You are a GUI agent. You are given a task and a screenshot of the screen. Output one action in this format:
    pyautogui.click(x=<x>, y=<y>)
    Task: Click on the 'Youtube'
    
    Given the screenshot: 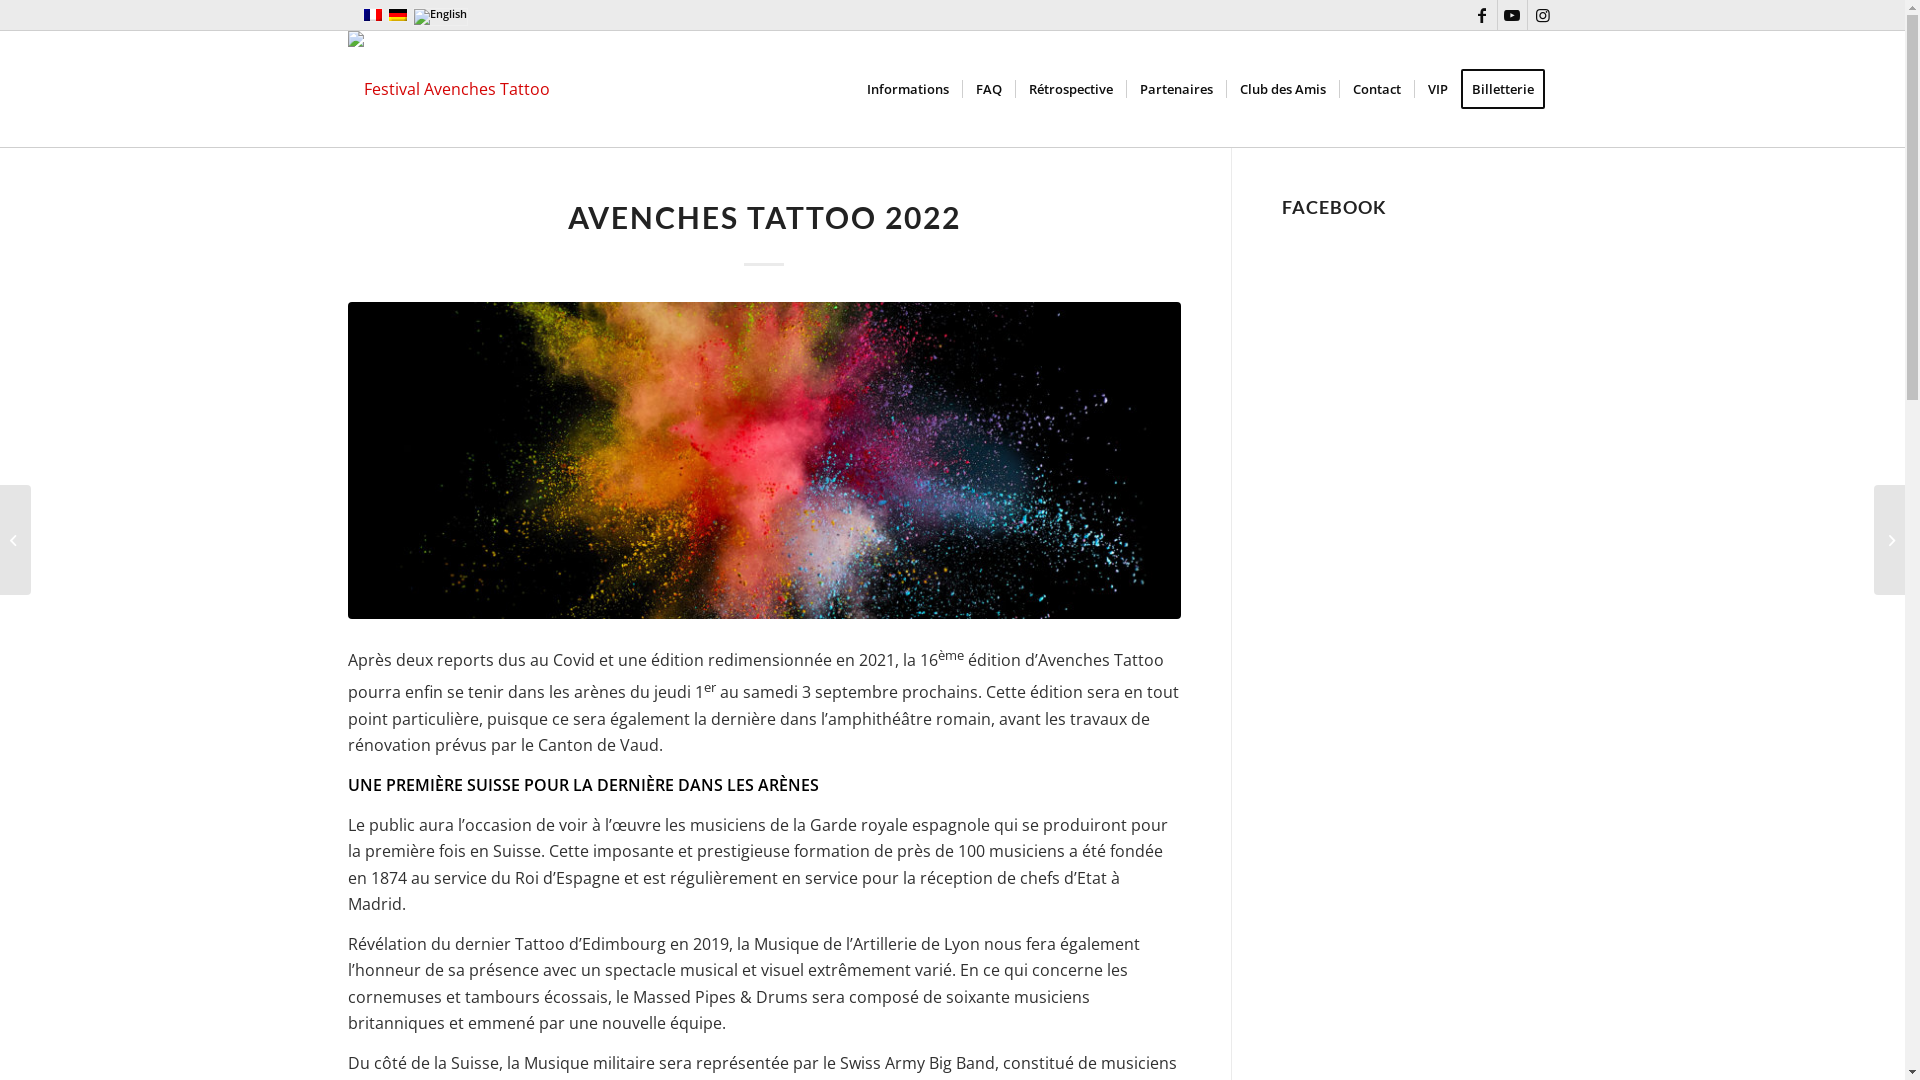 What is the action you would take?
    pyautogui.click(x=1512, y=15)
    